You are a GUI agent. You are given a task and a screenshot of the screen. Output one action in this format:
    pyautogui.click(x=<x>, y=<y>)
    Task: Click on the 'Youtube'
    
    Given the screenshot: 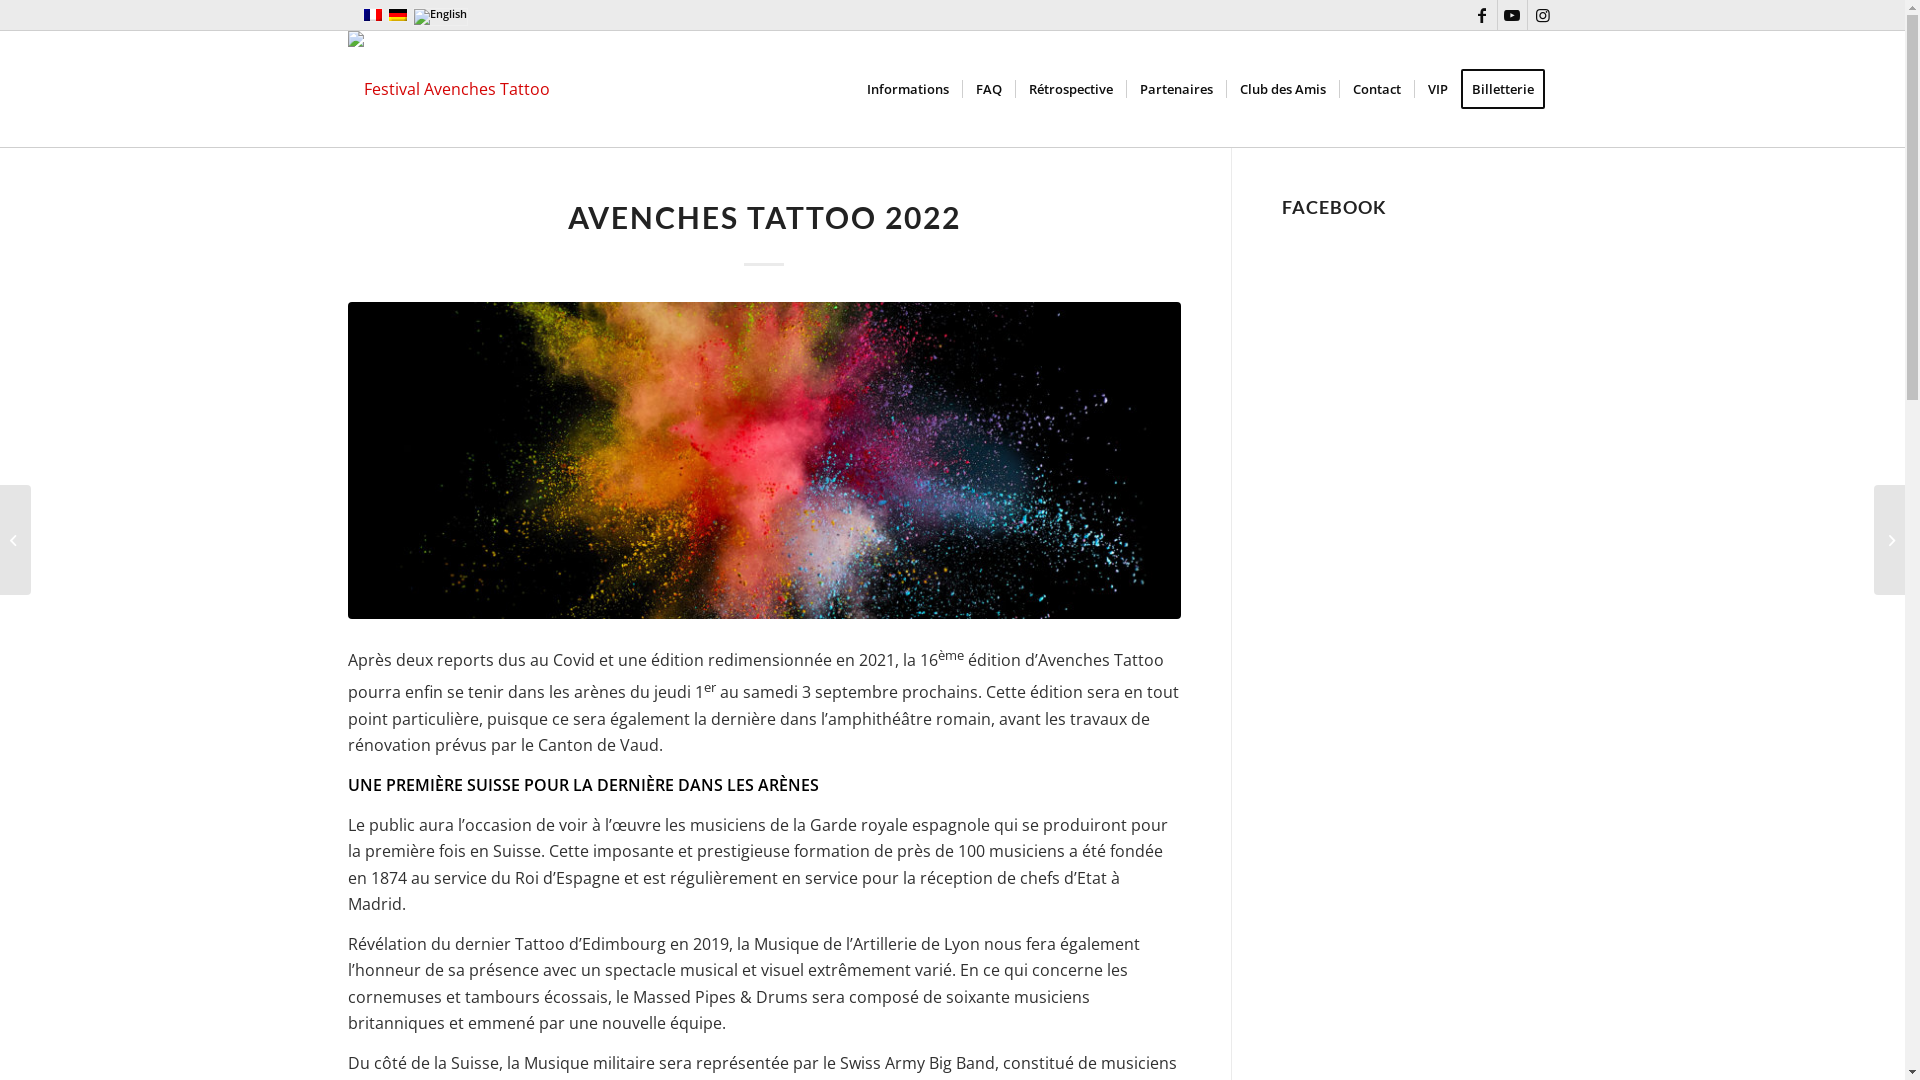 What is the action you would take?
    pyautogui.click(x=1512, y=15)
    